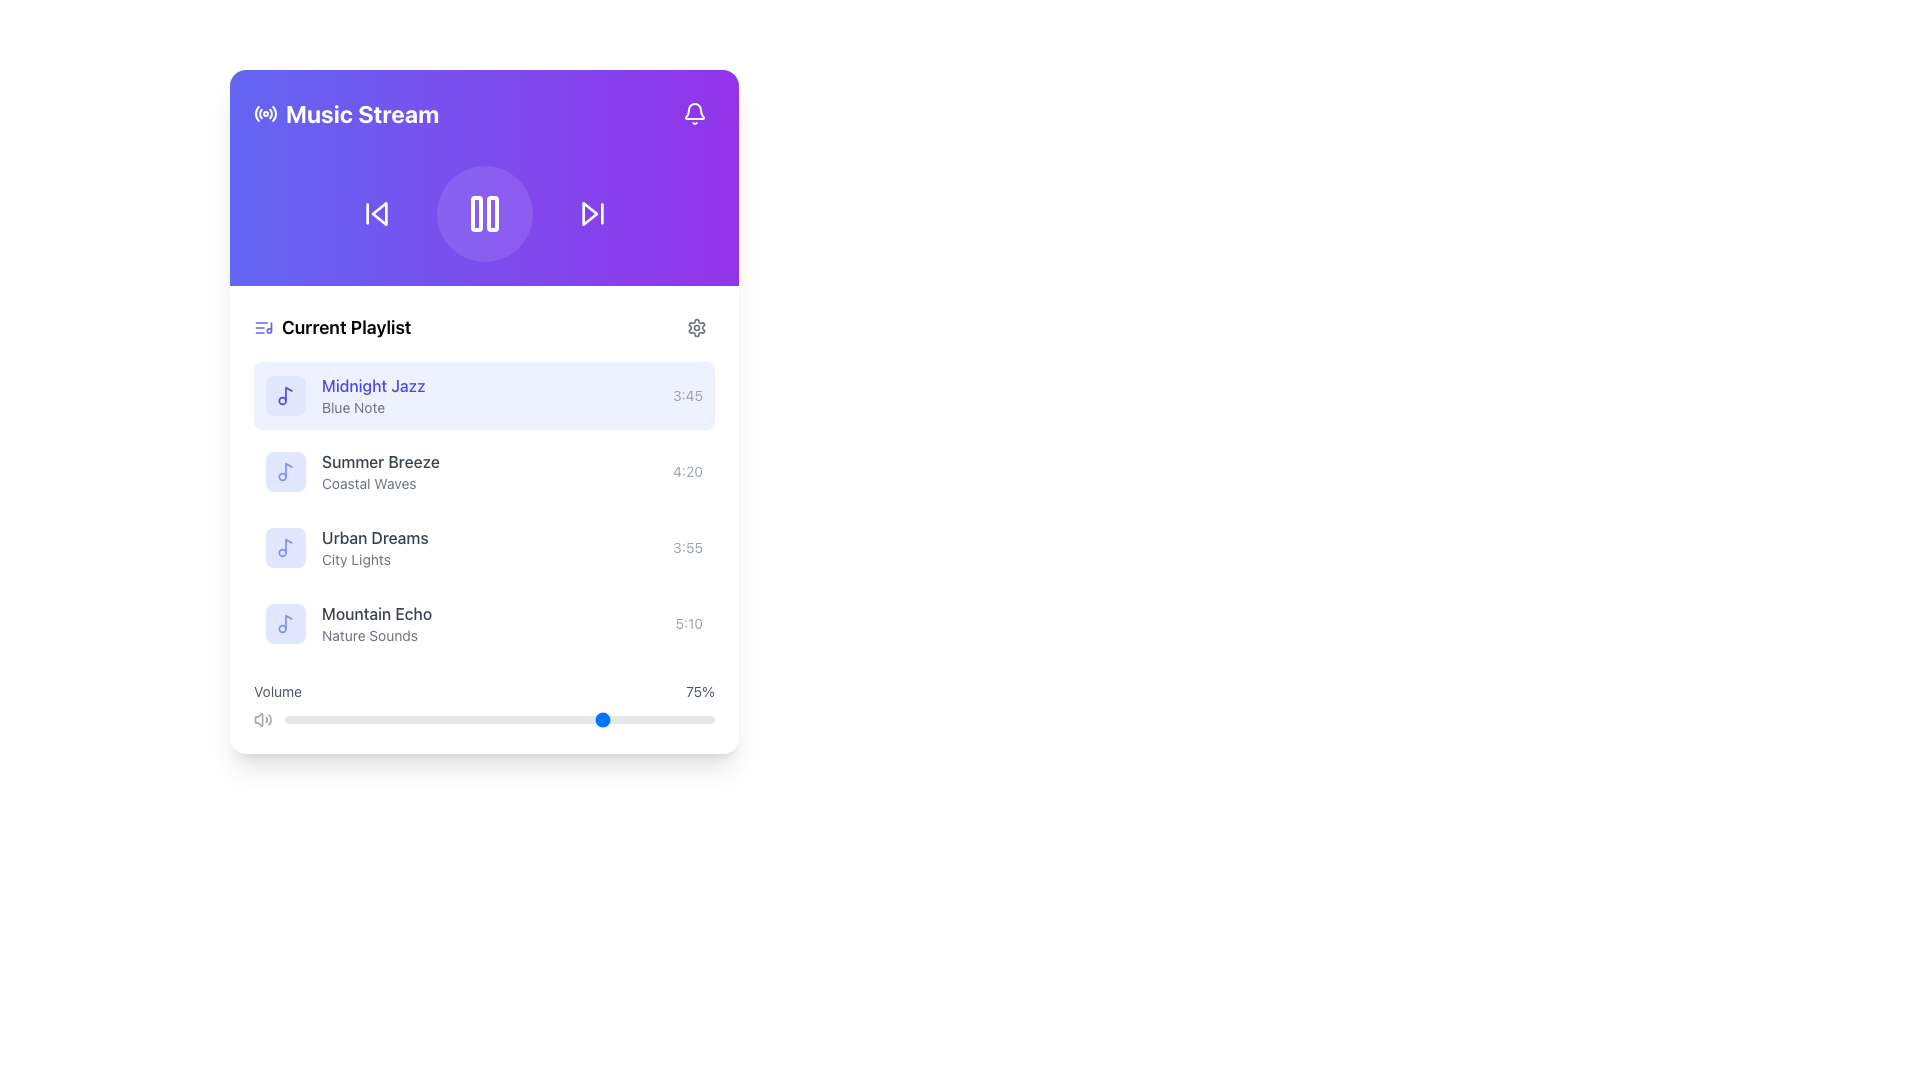  I want to click on the cog-shaped settings icon located in the top right corner of the 'Current Playlist' section, so click(696, 326).